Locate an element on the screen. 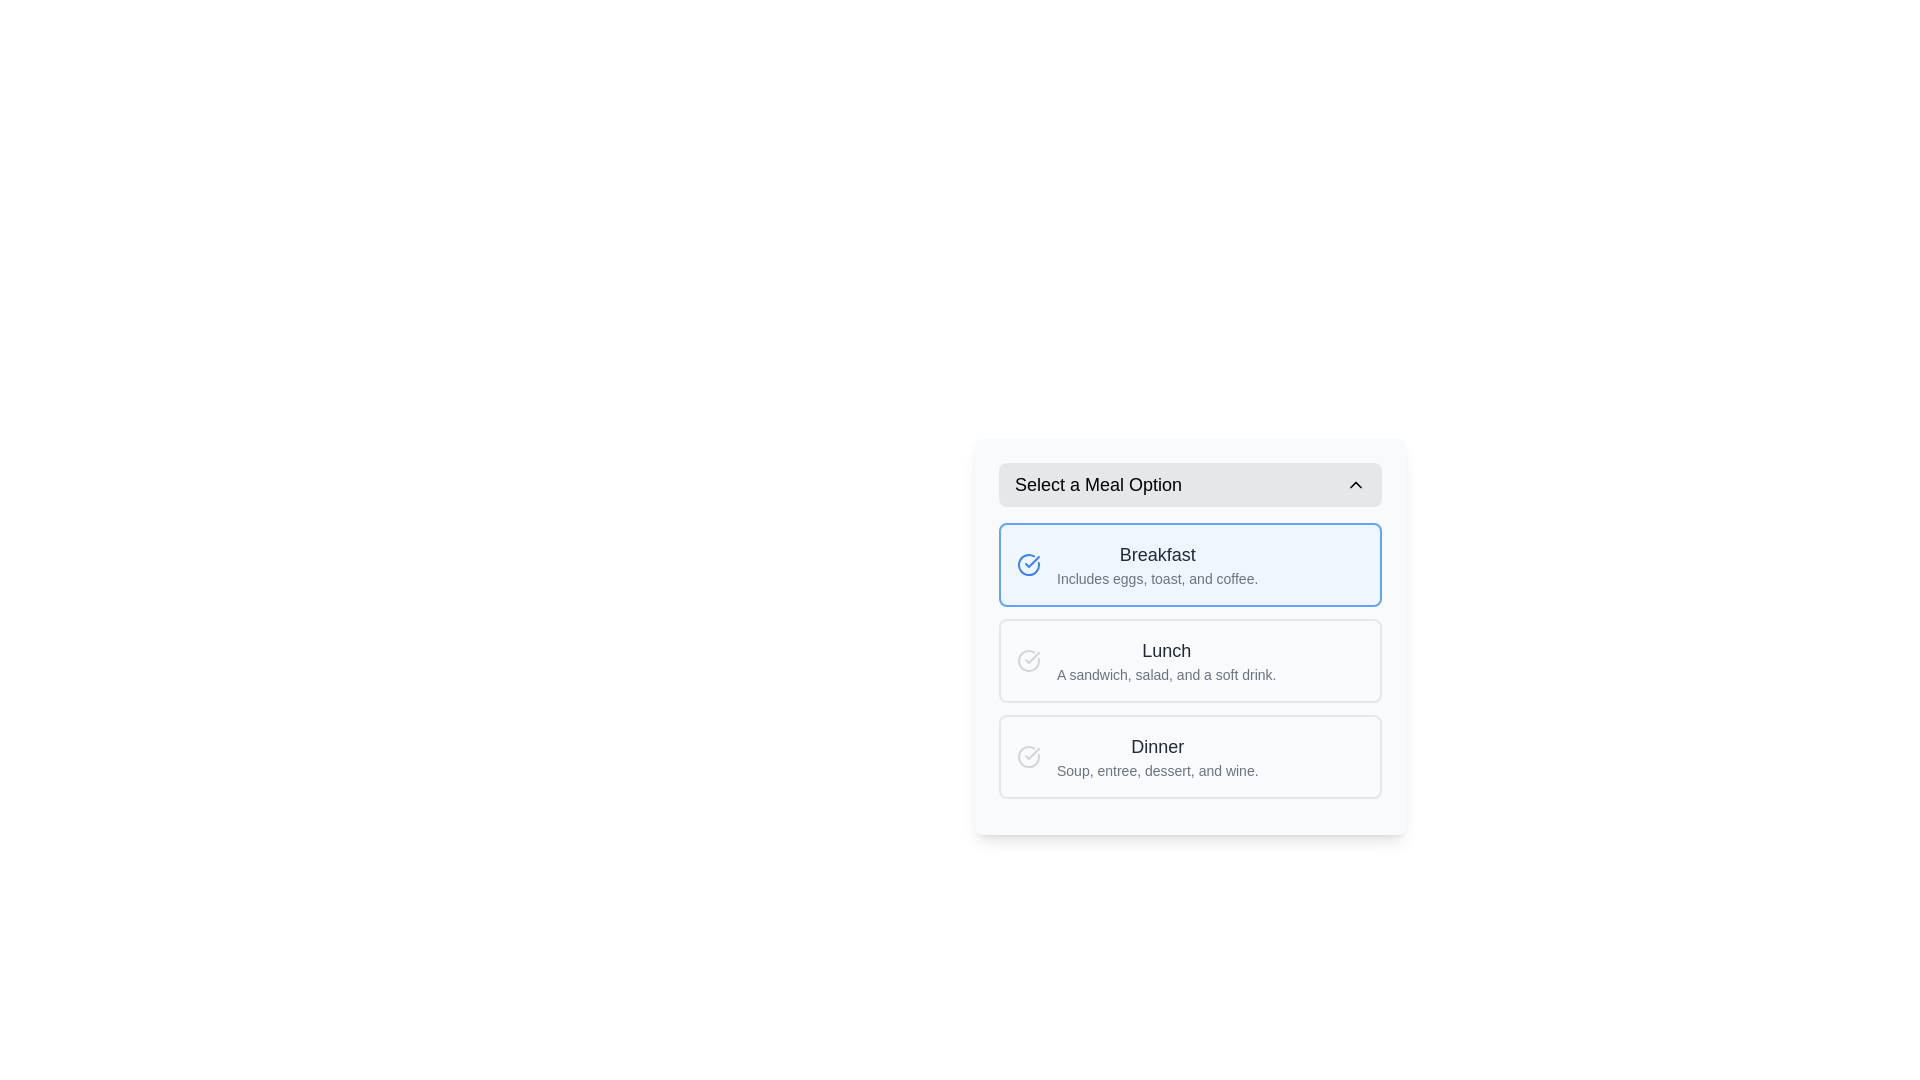 Image resolution: width=1920 pixels, height=1080 pixels. the checkbox icon indicating the selection state of the 'Dinner' option is located at coordinates (1028, 756).